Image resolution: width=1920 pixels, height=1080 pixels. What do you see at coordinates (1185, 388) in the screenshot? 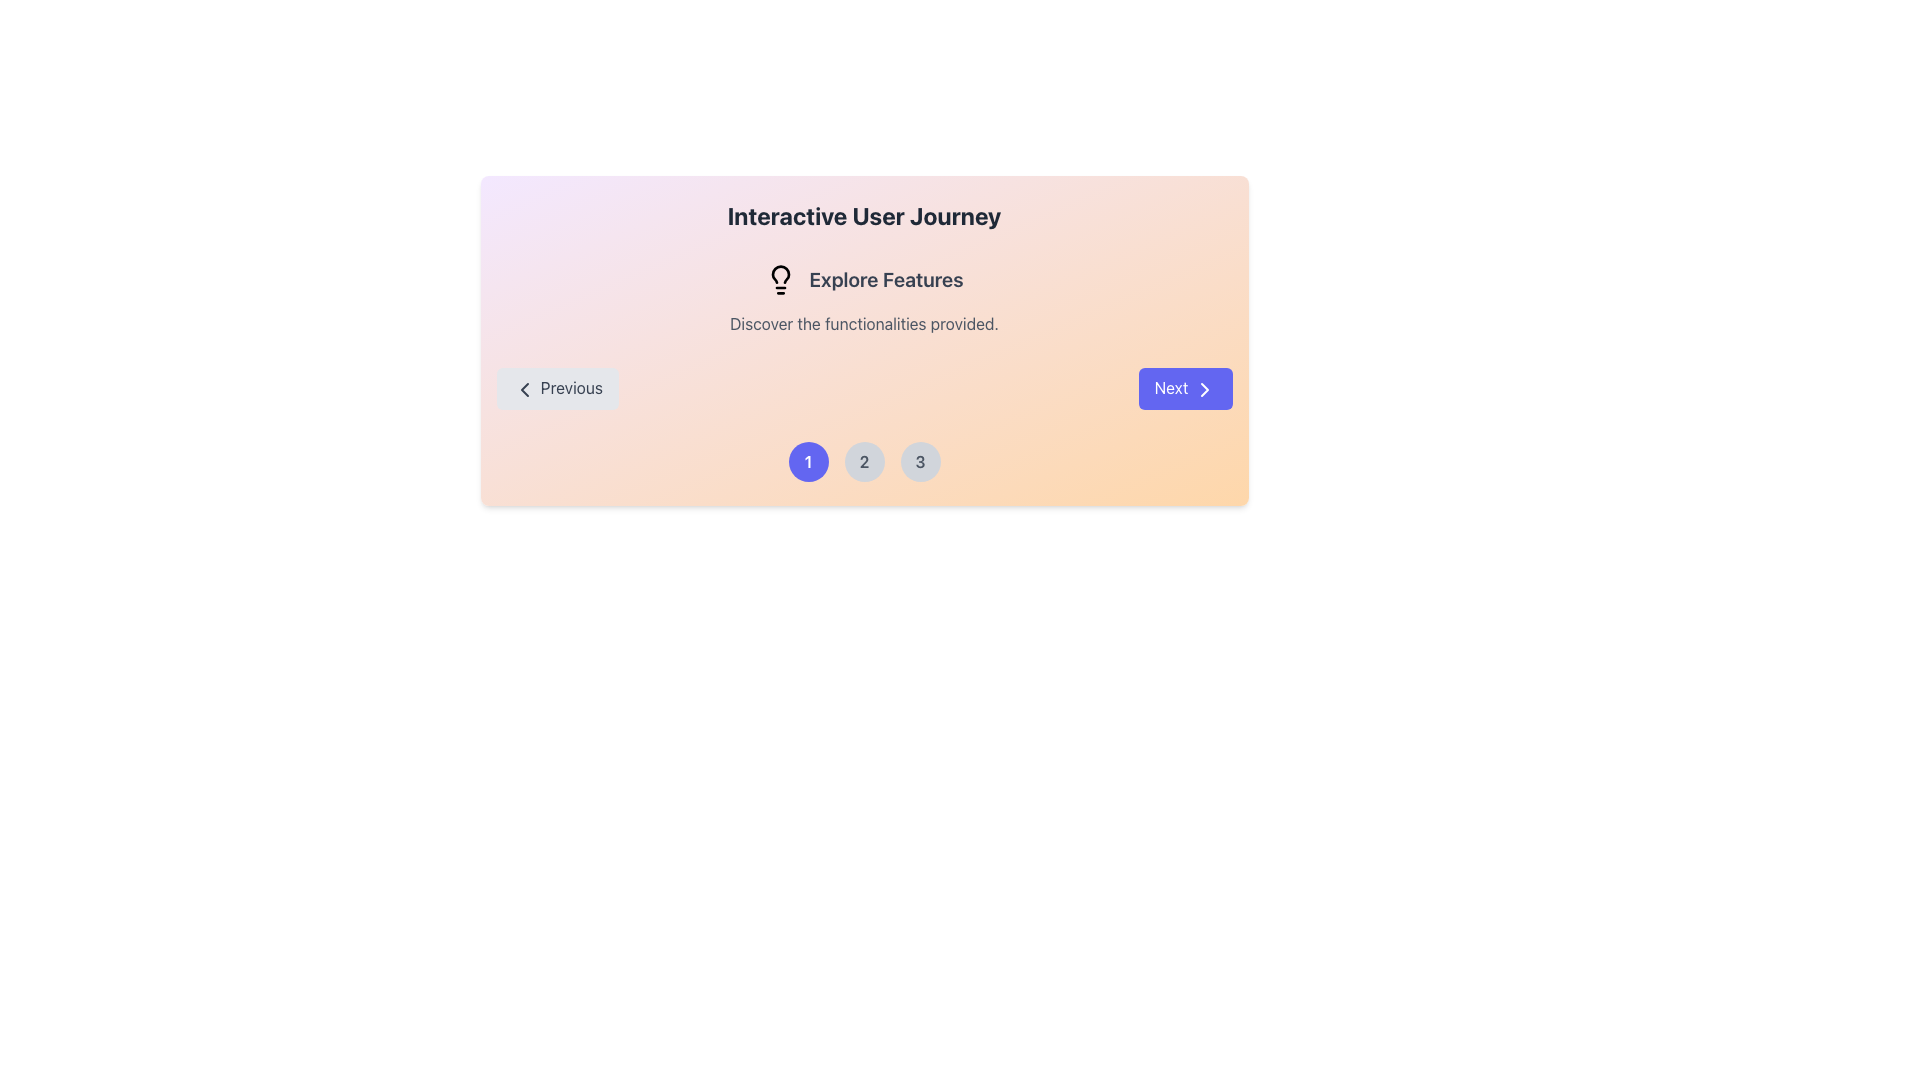
I see `the 'Next' button, which is a deep indigo rectangular button with white text and a right-pointing chevron icon, positioned at the bottom right of the panel` at bounding box center [1185, 388].